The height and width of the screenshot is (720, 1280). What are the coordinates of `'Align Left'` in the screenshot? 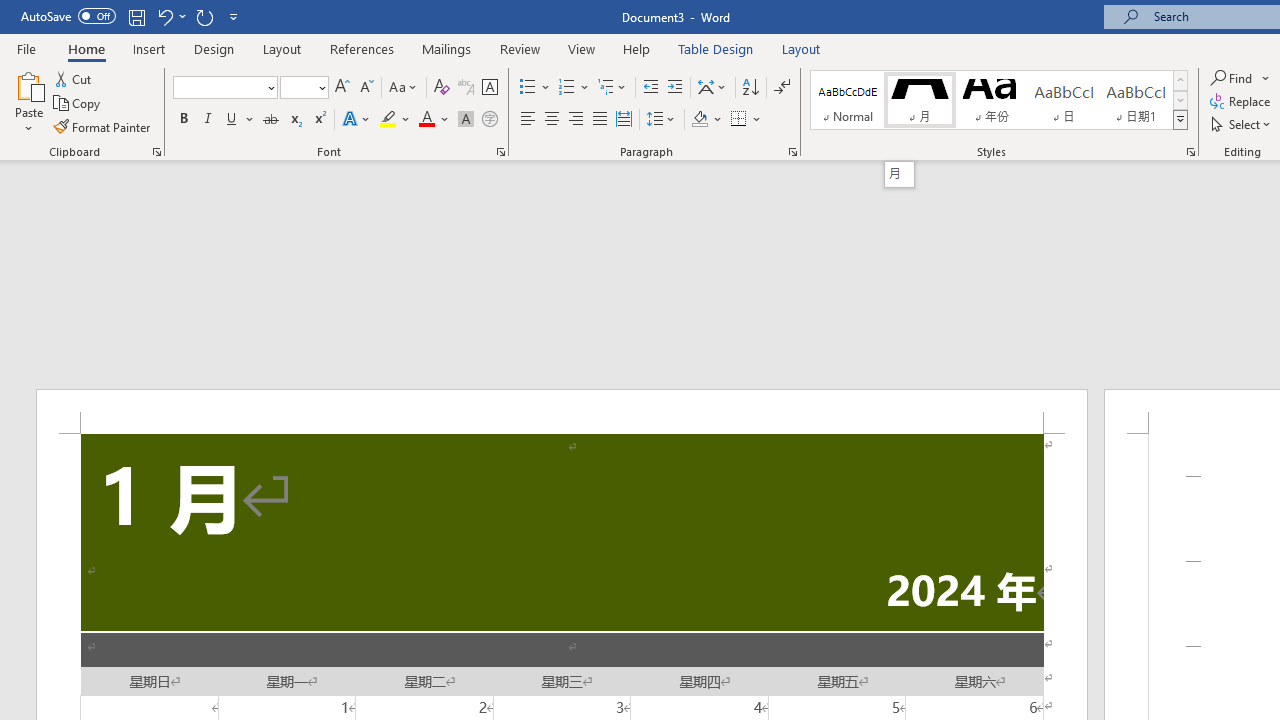 It's located at (528, 119).